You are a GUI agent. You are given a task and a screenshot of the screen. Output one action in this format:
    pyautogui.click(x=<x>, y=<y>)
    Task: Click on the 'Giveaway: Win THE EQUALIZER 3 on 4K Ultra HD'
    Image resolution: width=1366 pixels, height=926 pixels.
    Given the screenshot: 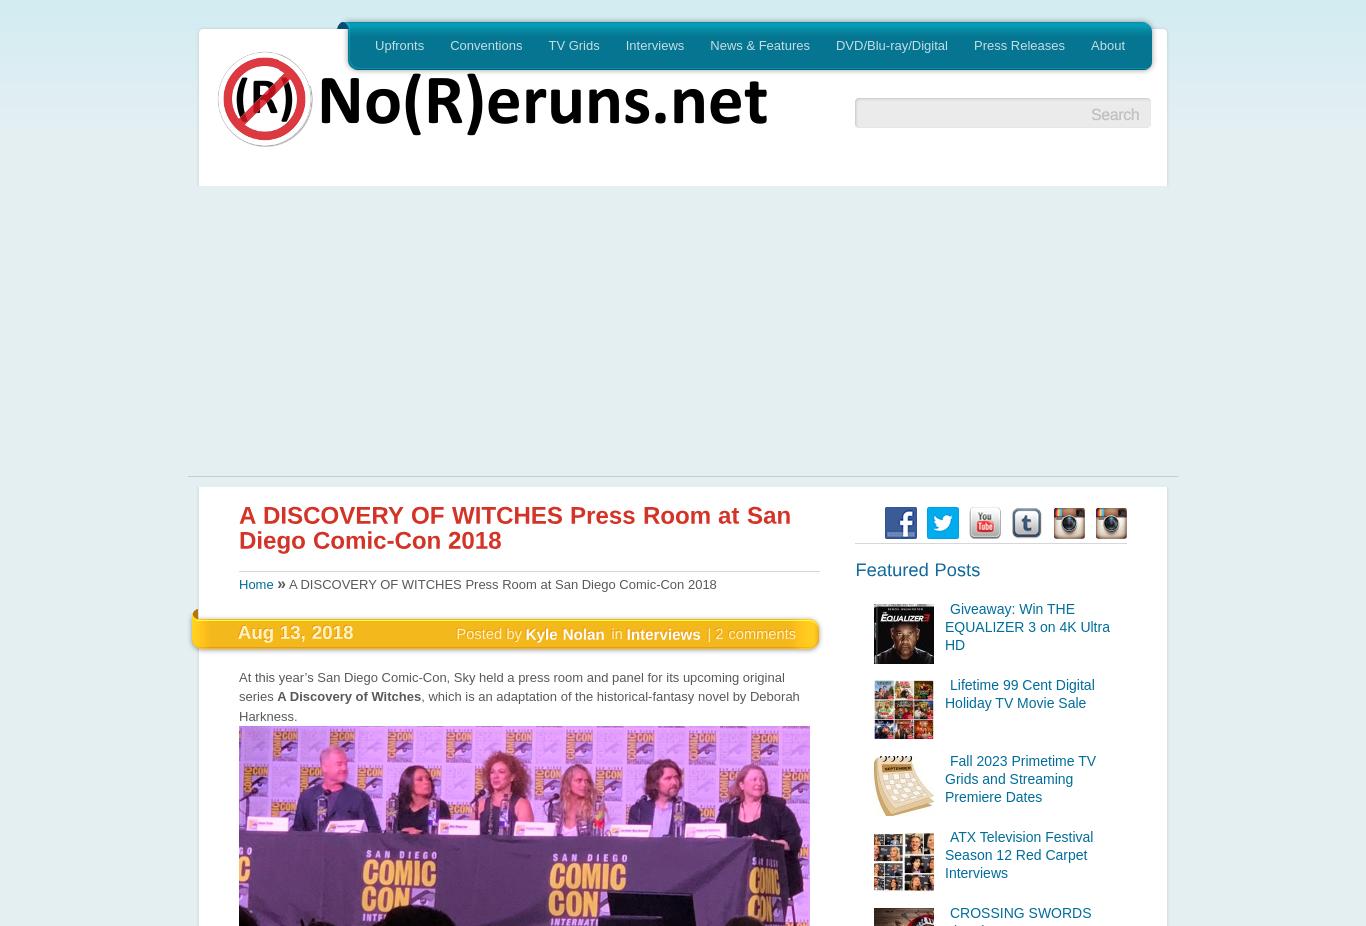 What is the action you would take?
    pyautogui.click(x=1025, y=625)
    